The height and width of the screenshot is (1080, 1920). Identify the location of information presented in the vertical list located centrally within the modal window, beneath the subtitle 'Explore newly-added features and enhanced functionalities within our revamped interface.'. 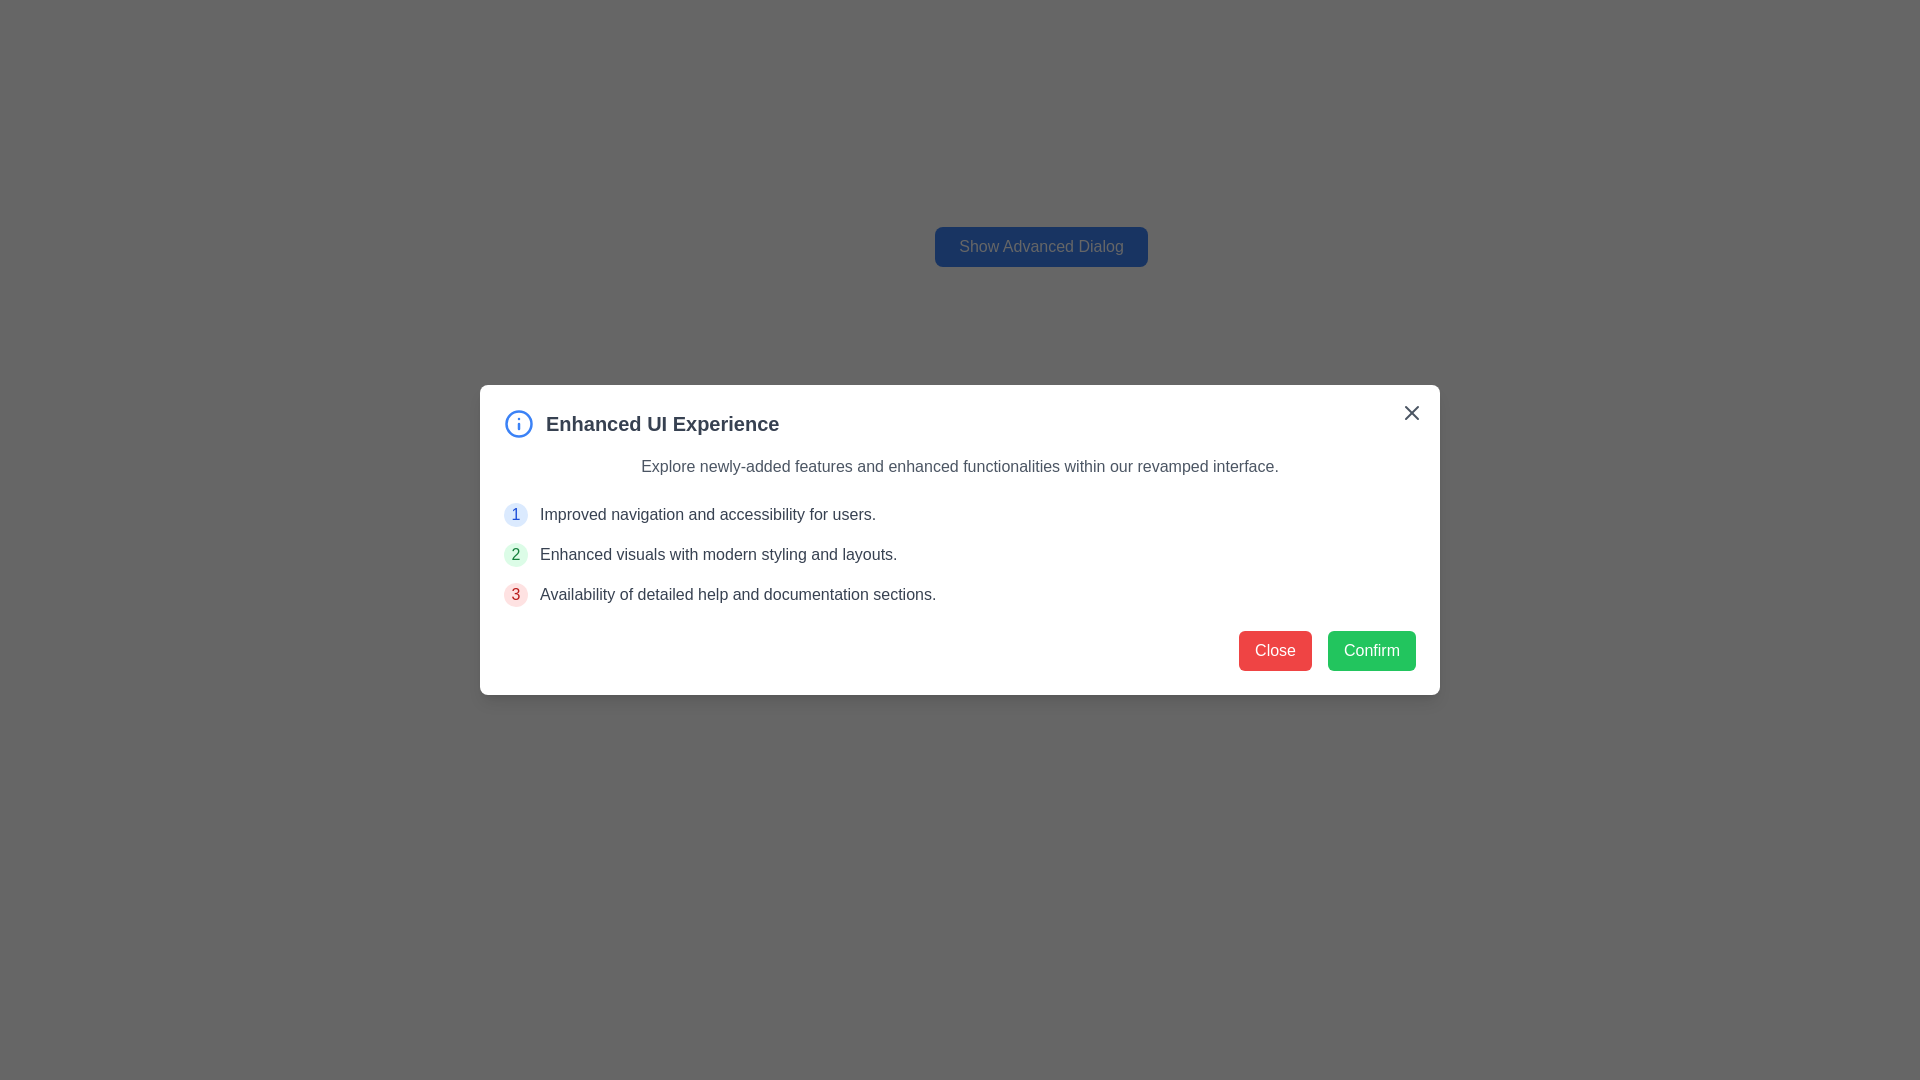
(960, 555).